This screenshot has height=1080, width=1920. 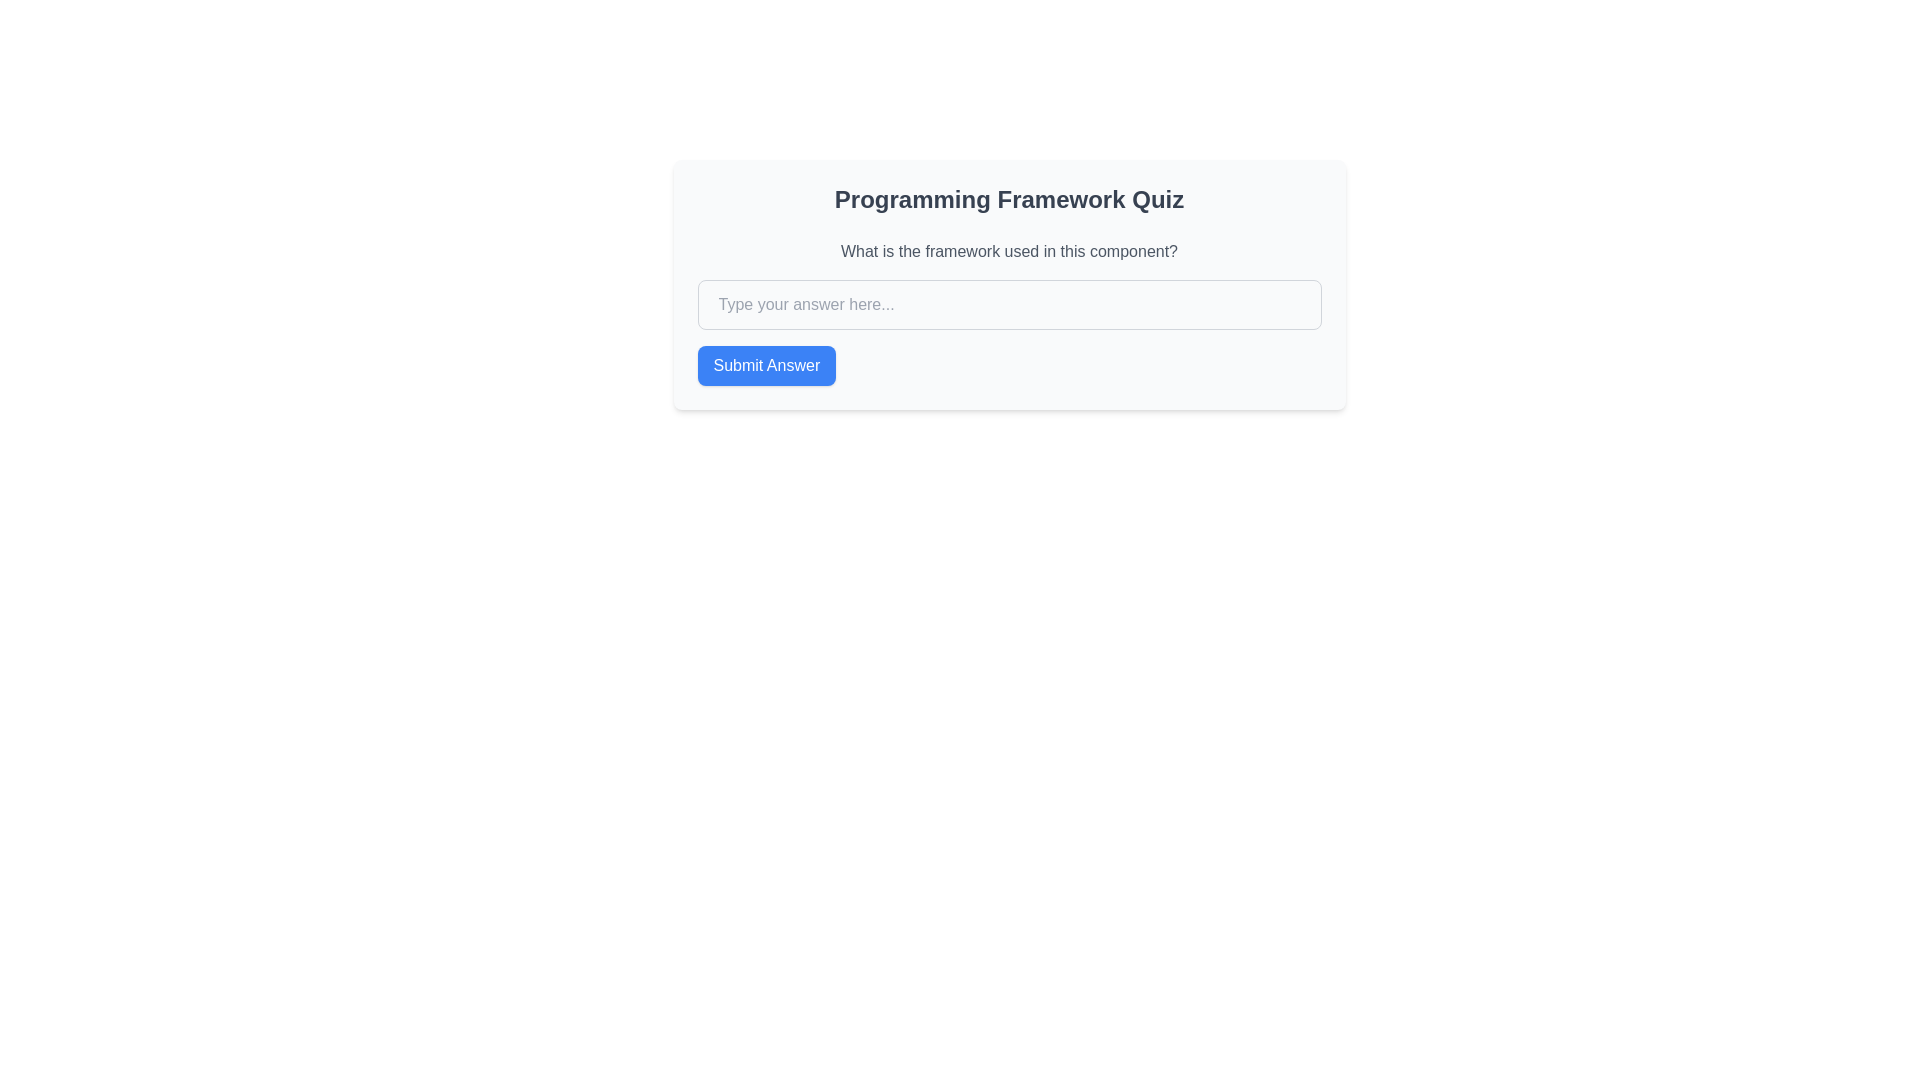 I want to click on the submit button located at the bottom of the quiz interface, below the input field with the placeholder 'Type your answer here...', to observe the hover effects, so click(x=765, y=366).